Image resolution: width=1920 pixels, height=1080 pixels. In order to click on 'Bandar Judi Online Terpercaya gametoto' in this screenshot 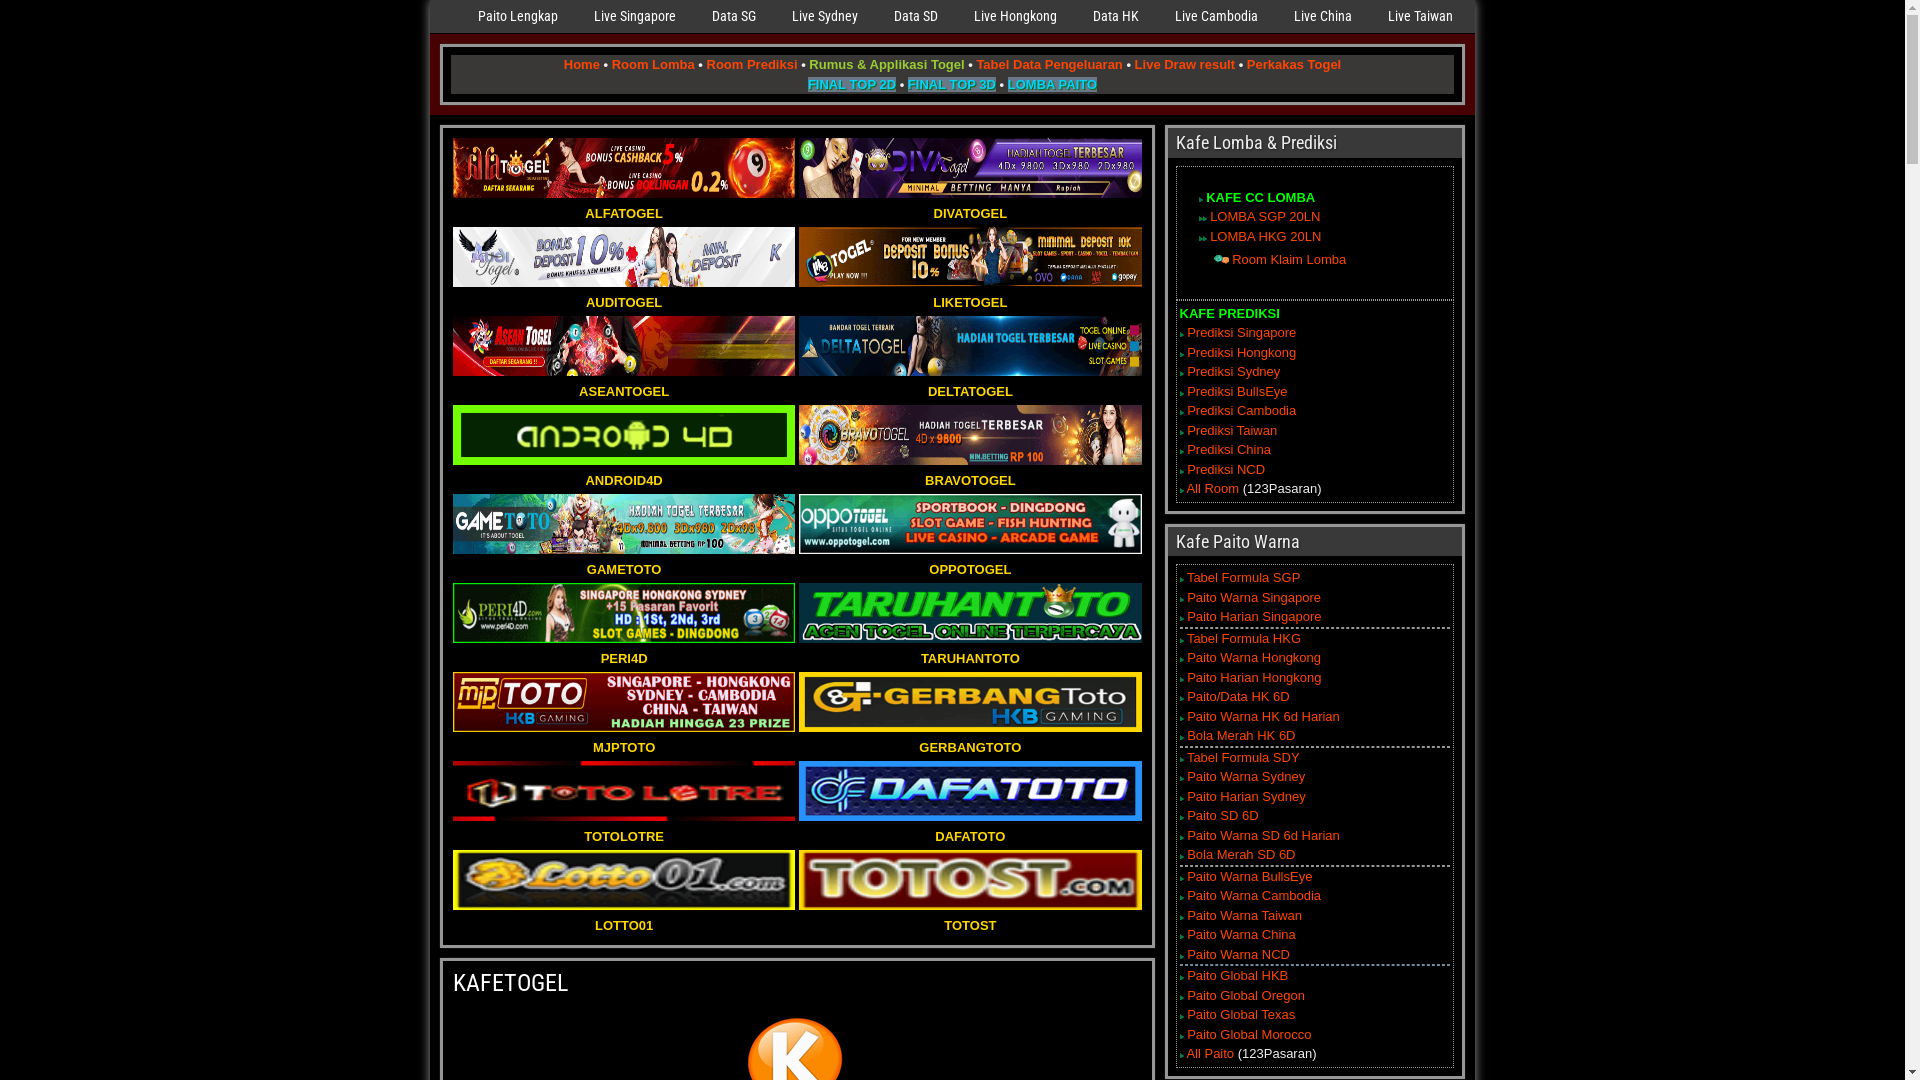, I will do `click(623, 523)`.